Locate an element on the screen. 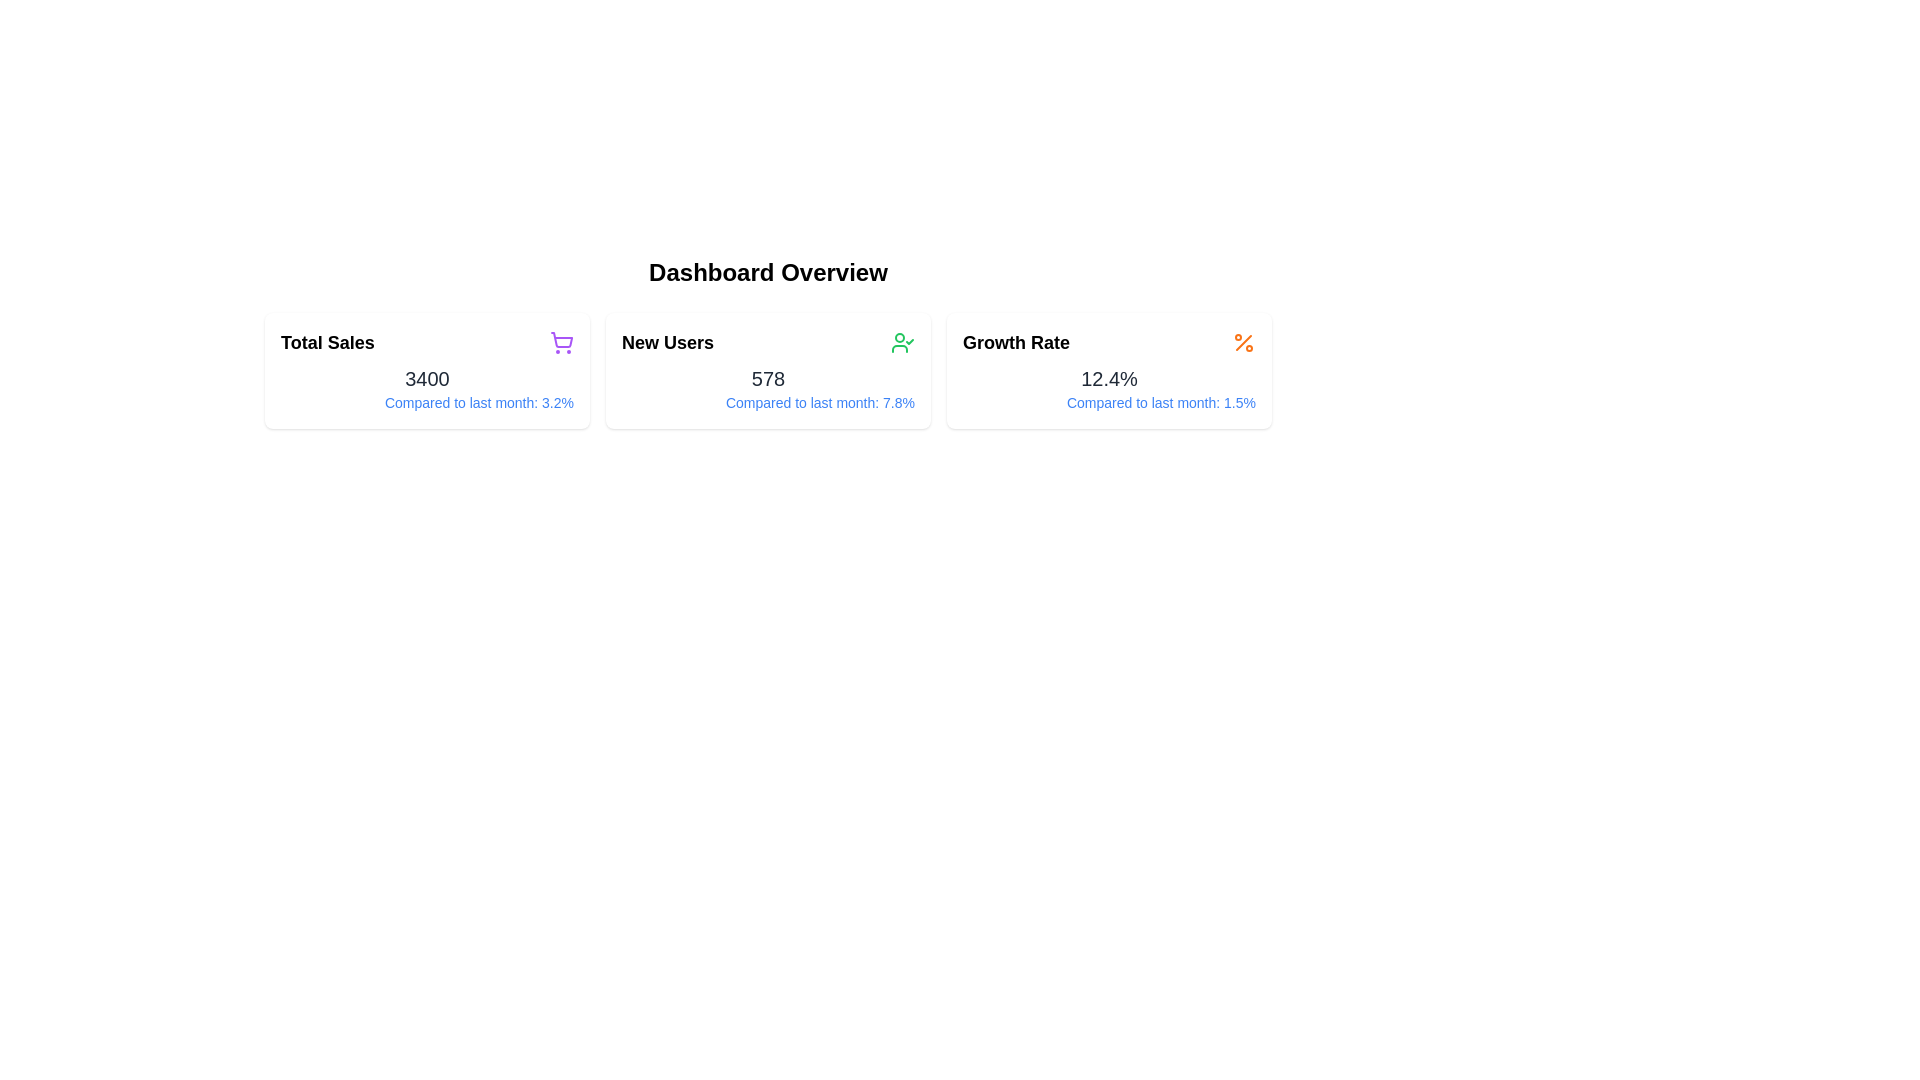 The image size is (1920, 1080). the static text element displaying the number '3400', which is prominently positioned below the title 'Total Sales' in a large, bold, dark gray font is located at coordinates (426, 378).